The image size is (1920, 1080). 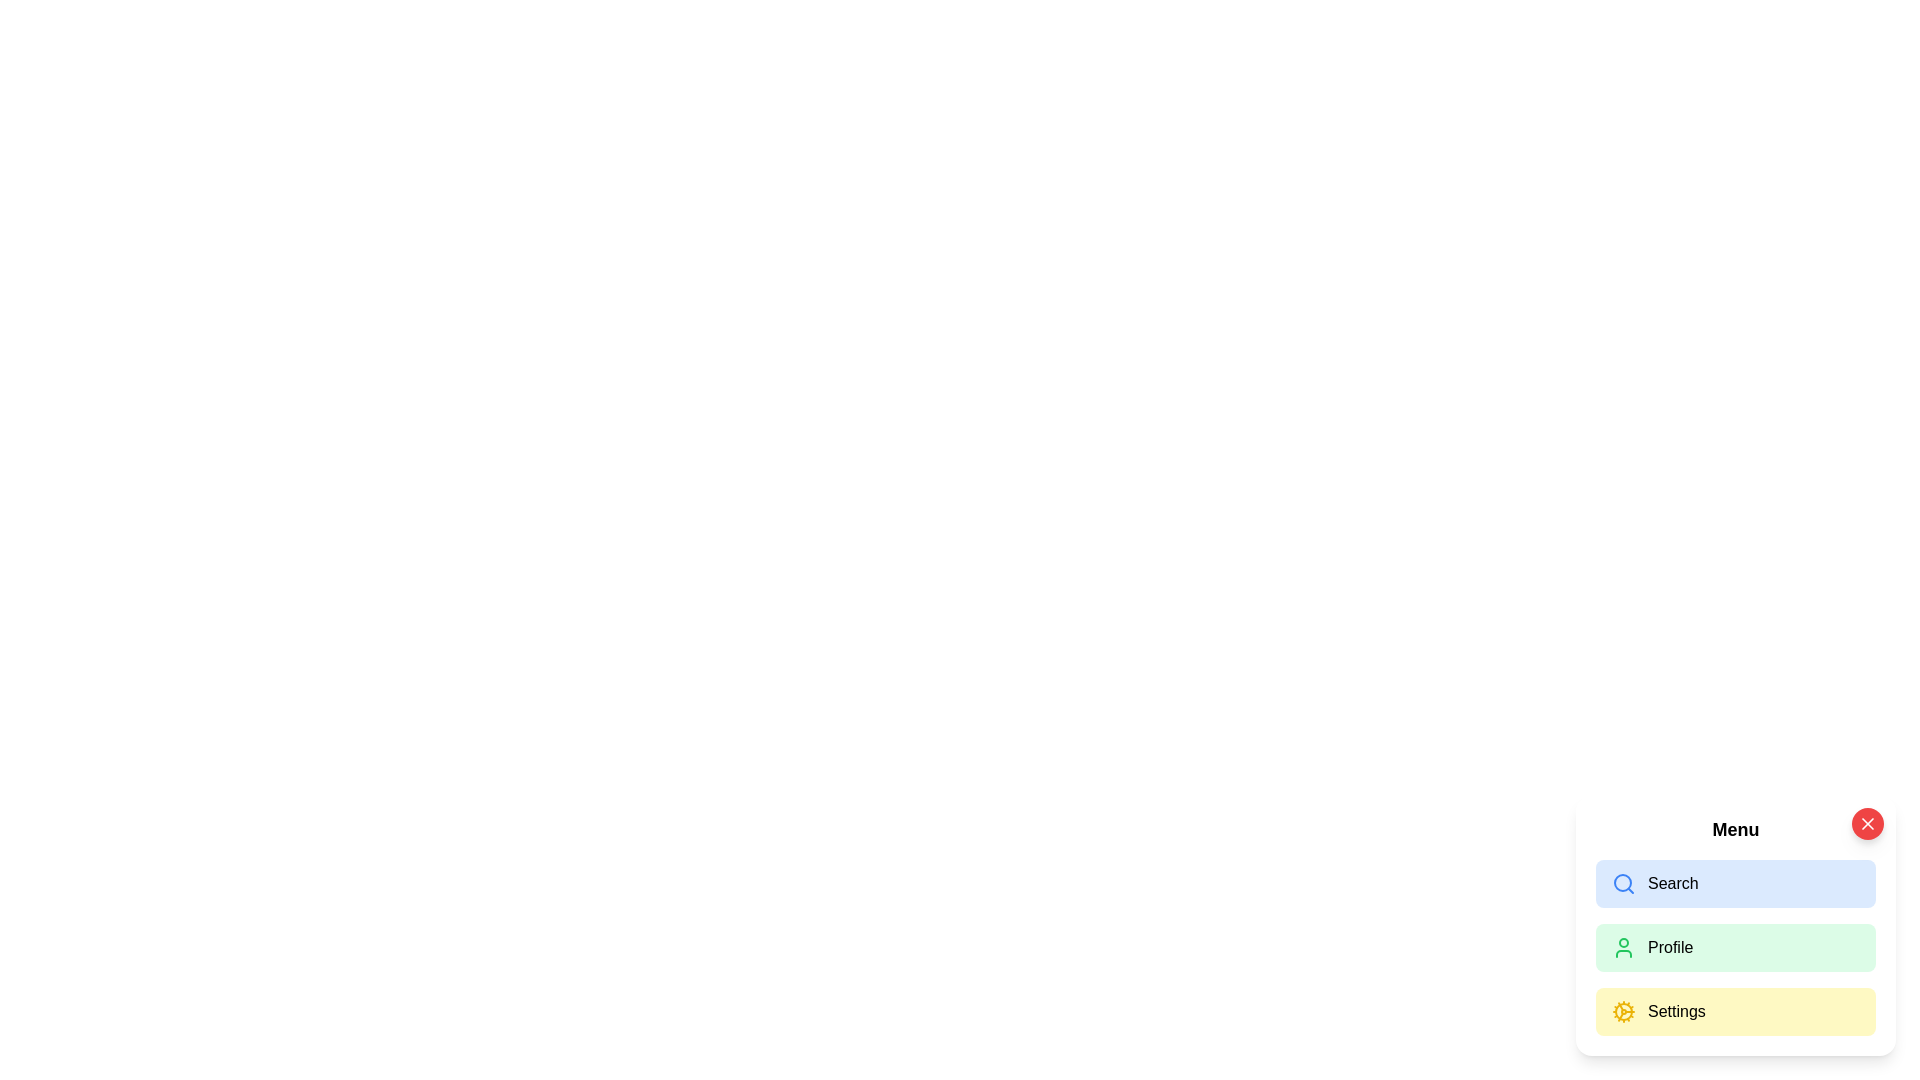 I want to click on the close button icon, which is represented by a small 'X' icon within a red circular background at the top-right corner of the popup menu, so click(x=1866, y=824).